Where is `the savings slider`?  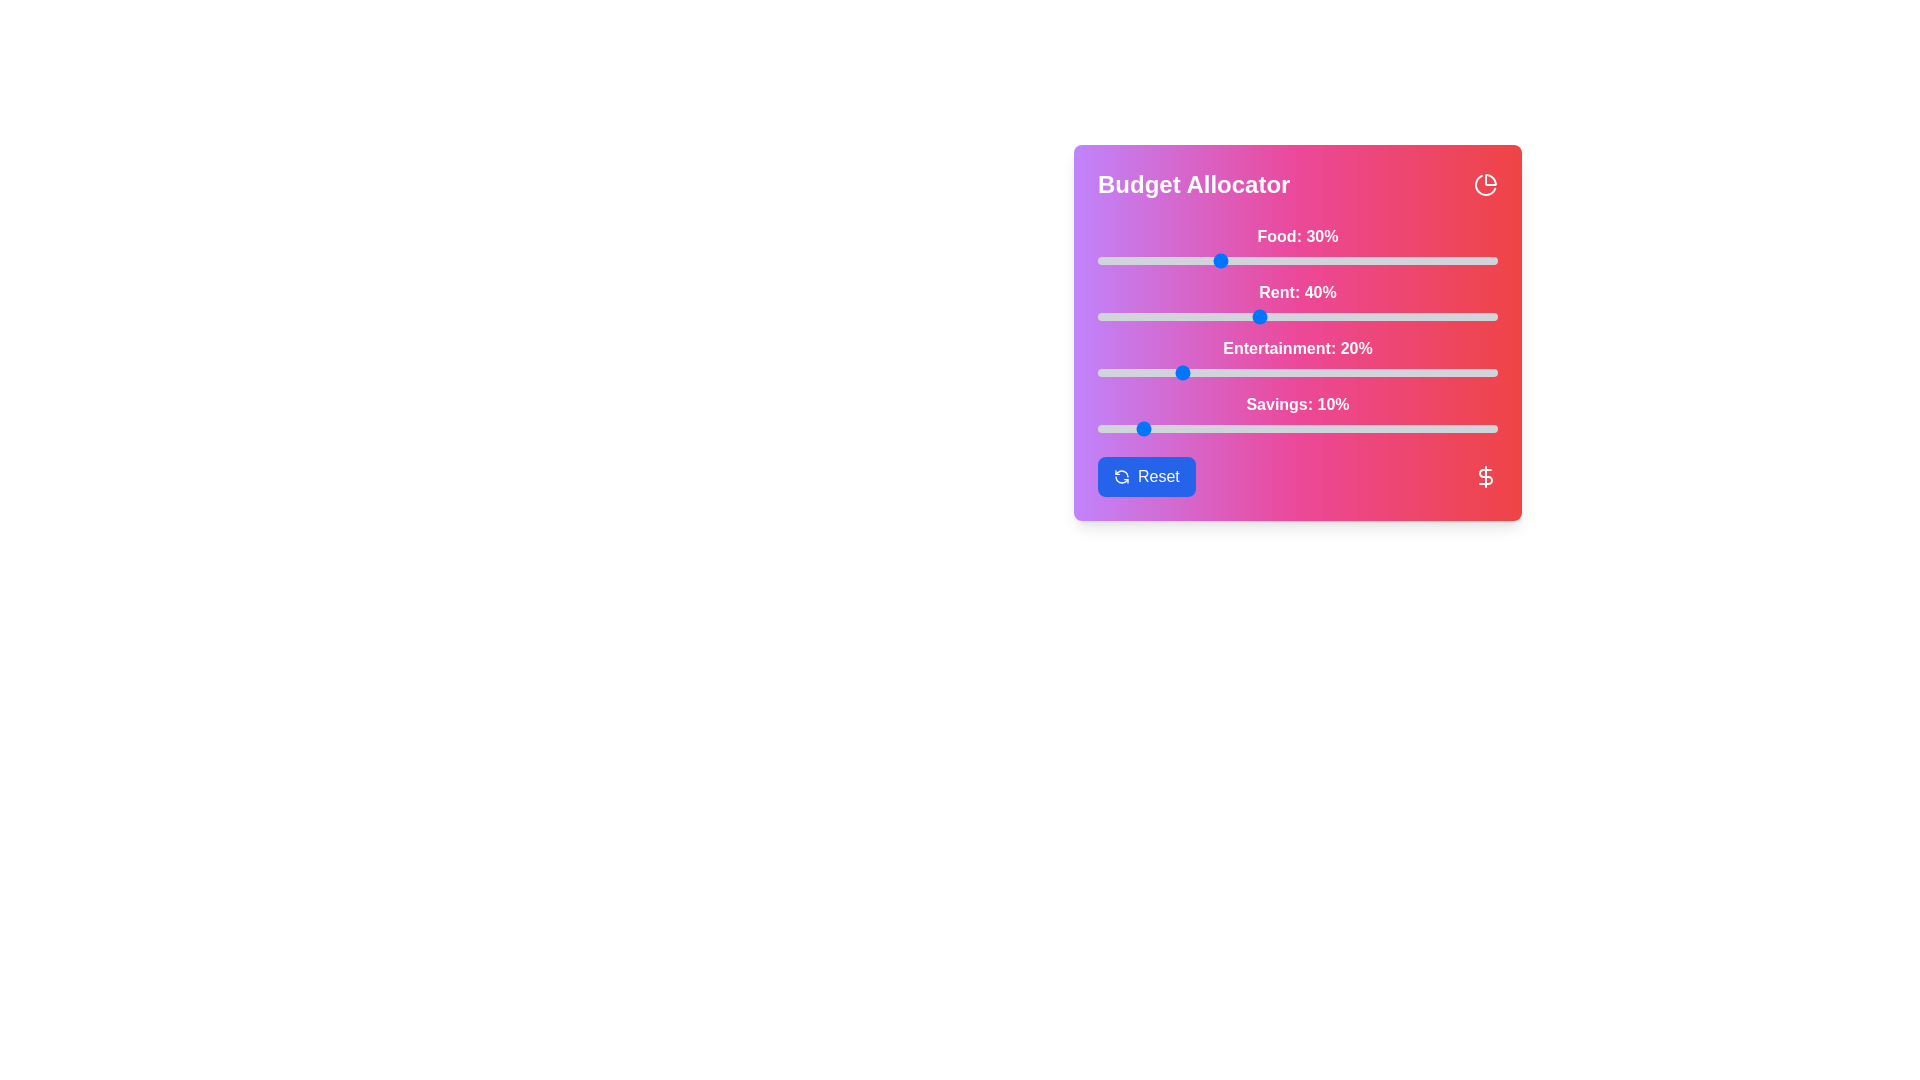 the savings slider is located at coordinates (1137, 427).